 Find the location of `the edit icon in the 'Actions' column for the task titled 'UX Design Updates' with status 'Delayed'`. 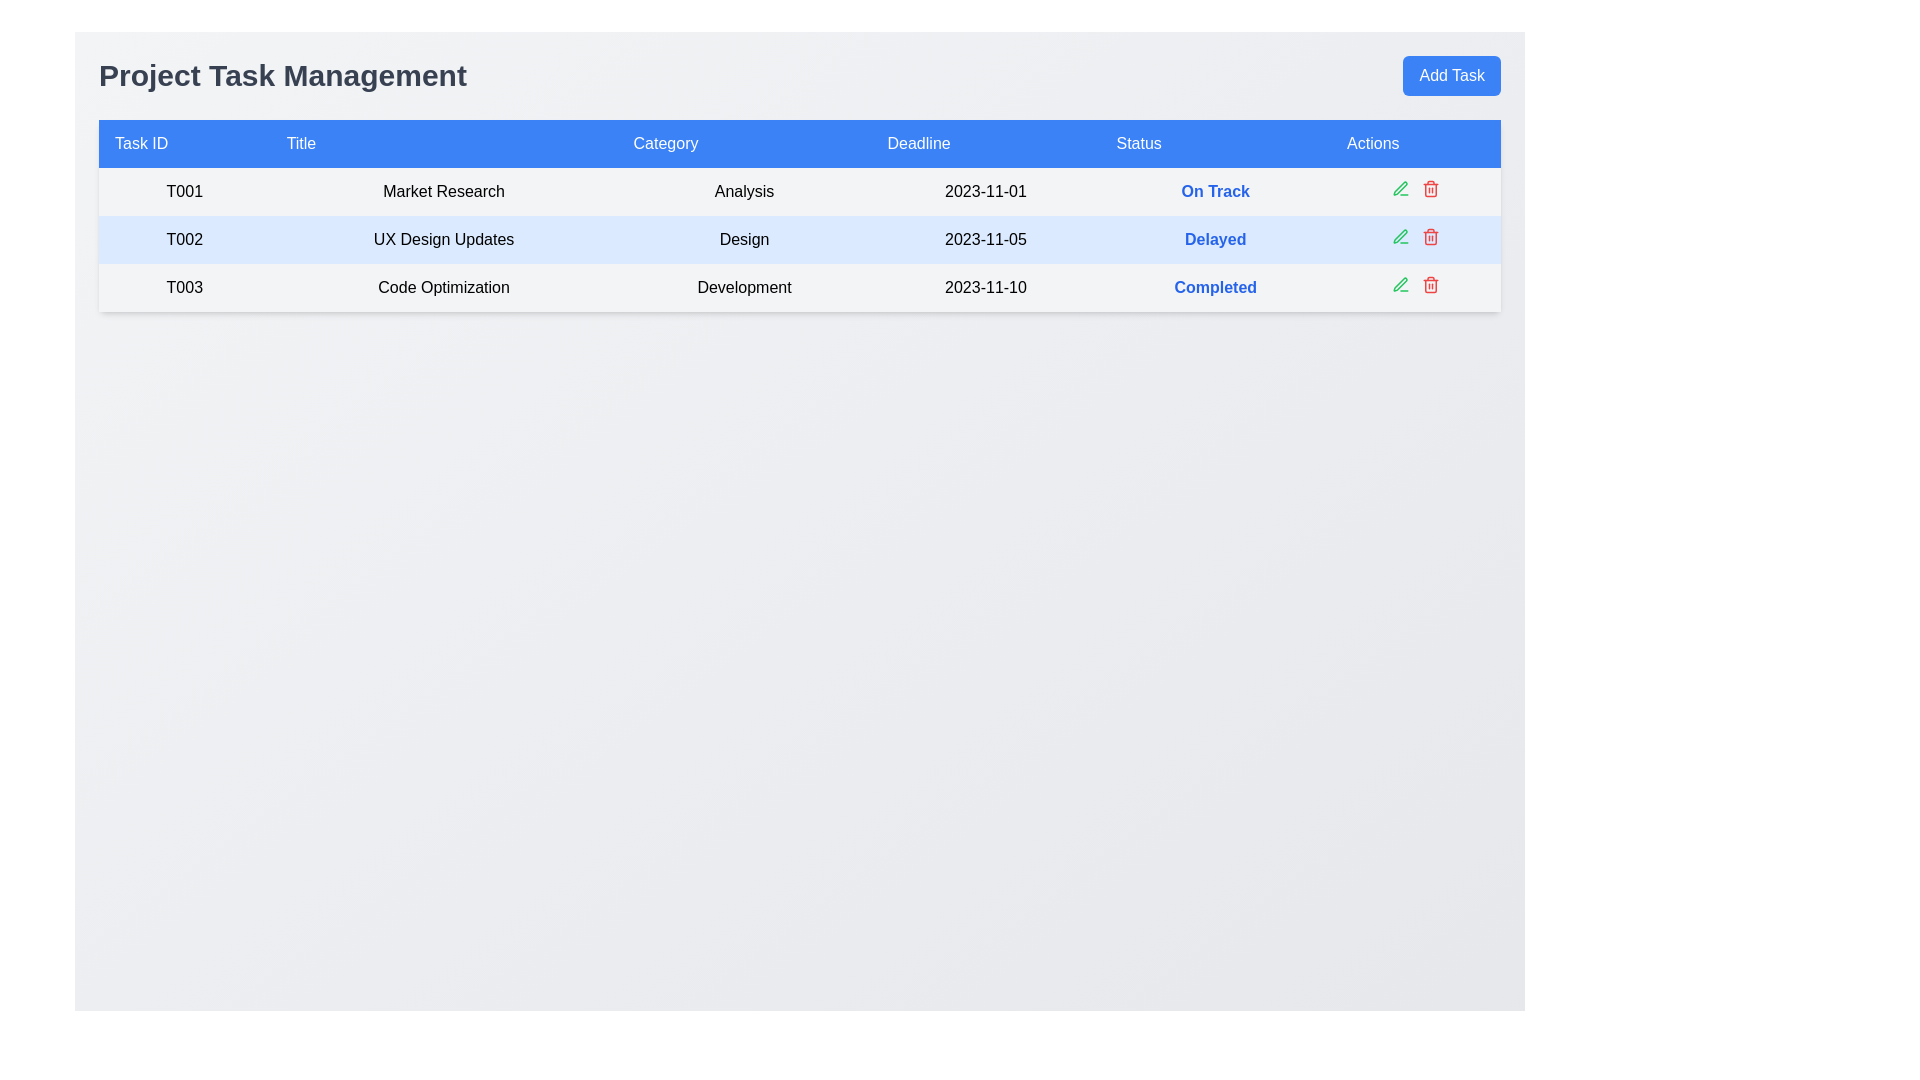

the edit icon in the 'Actions' column for the task titled 'UX Design Updates' with status 'Delayed' is located at coordinates (1400, 189).